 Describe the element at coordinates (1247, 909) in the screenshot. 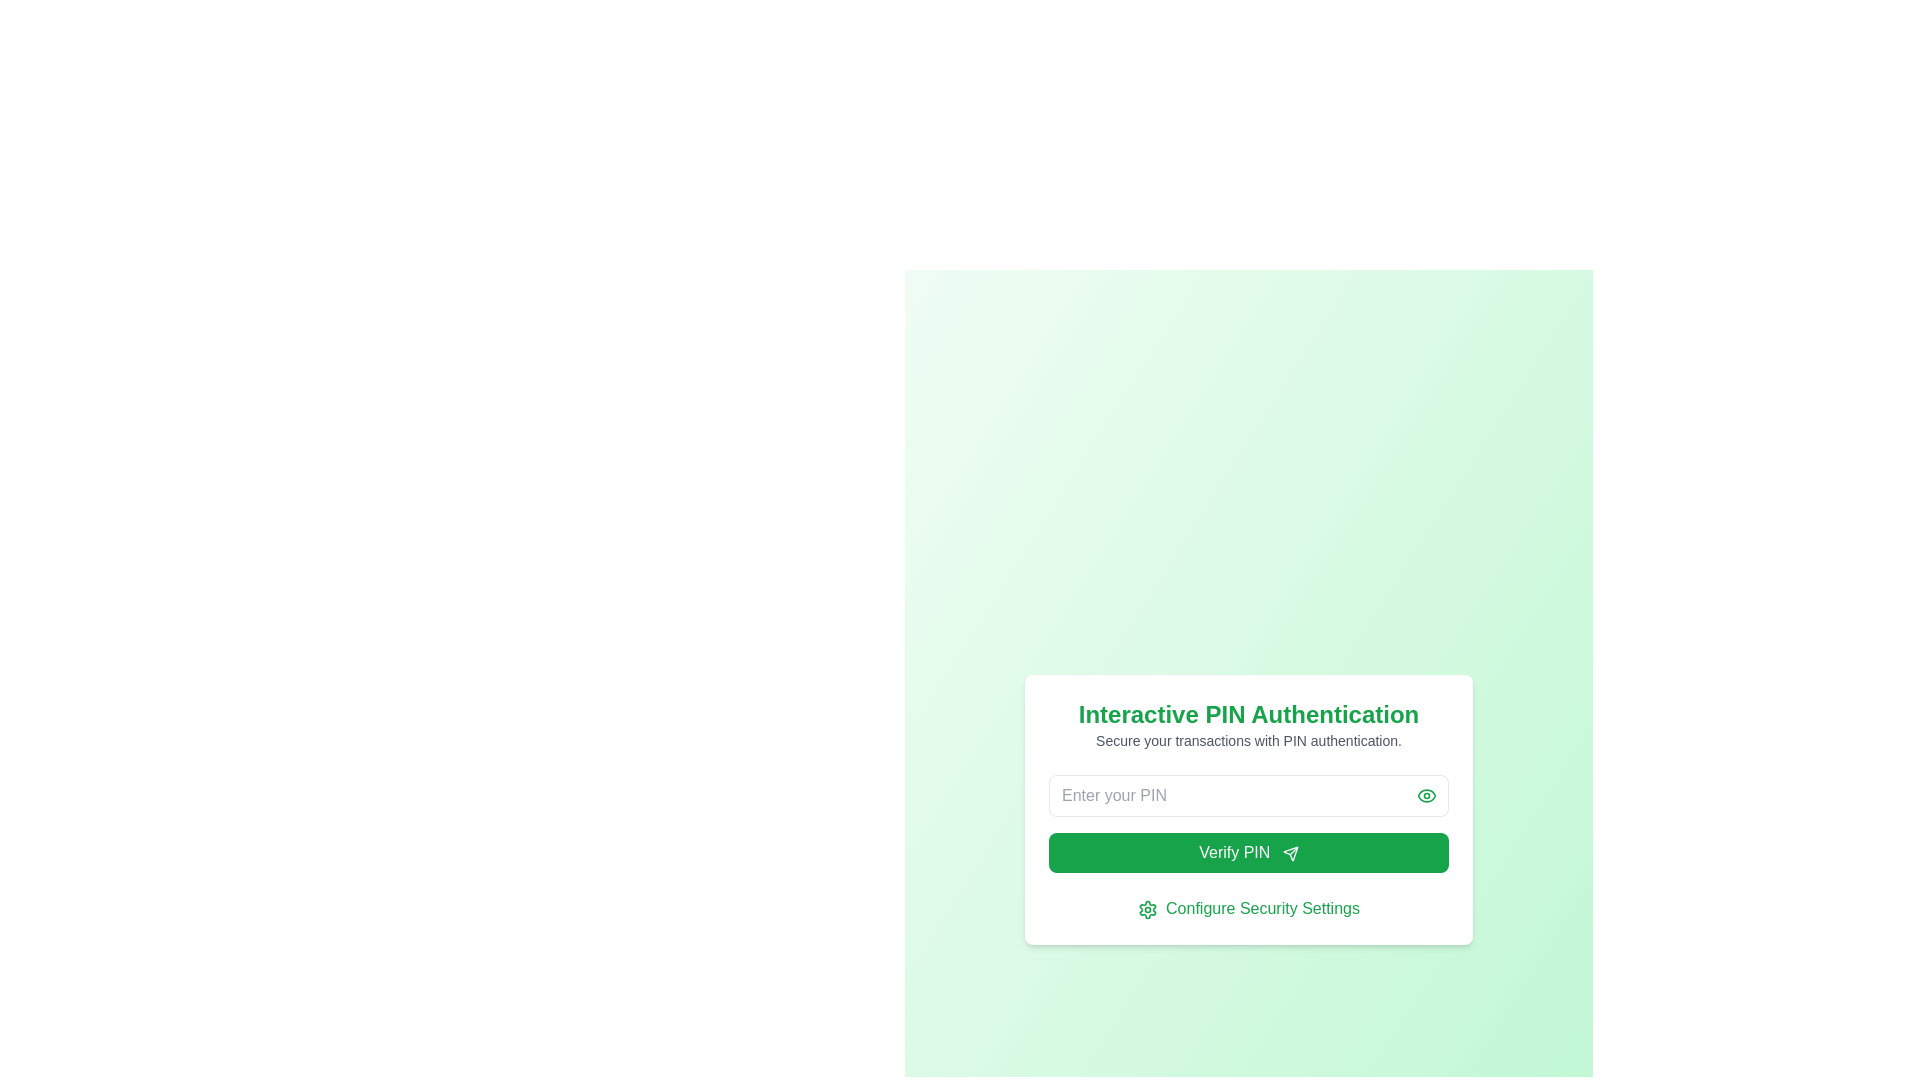

I see `the text element directing users to configure or modify security settings, located at the bottom of the 'Interactive PIN Authentication' box` at that location.